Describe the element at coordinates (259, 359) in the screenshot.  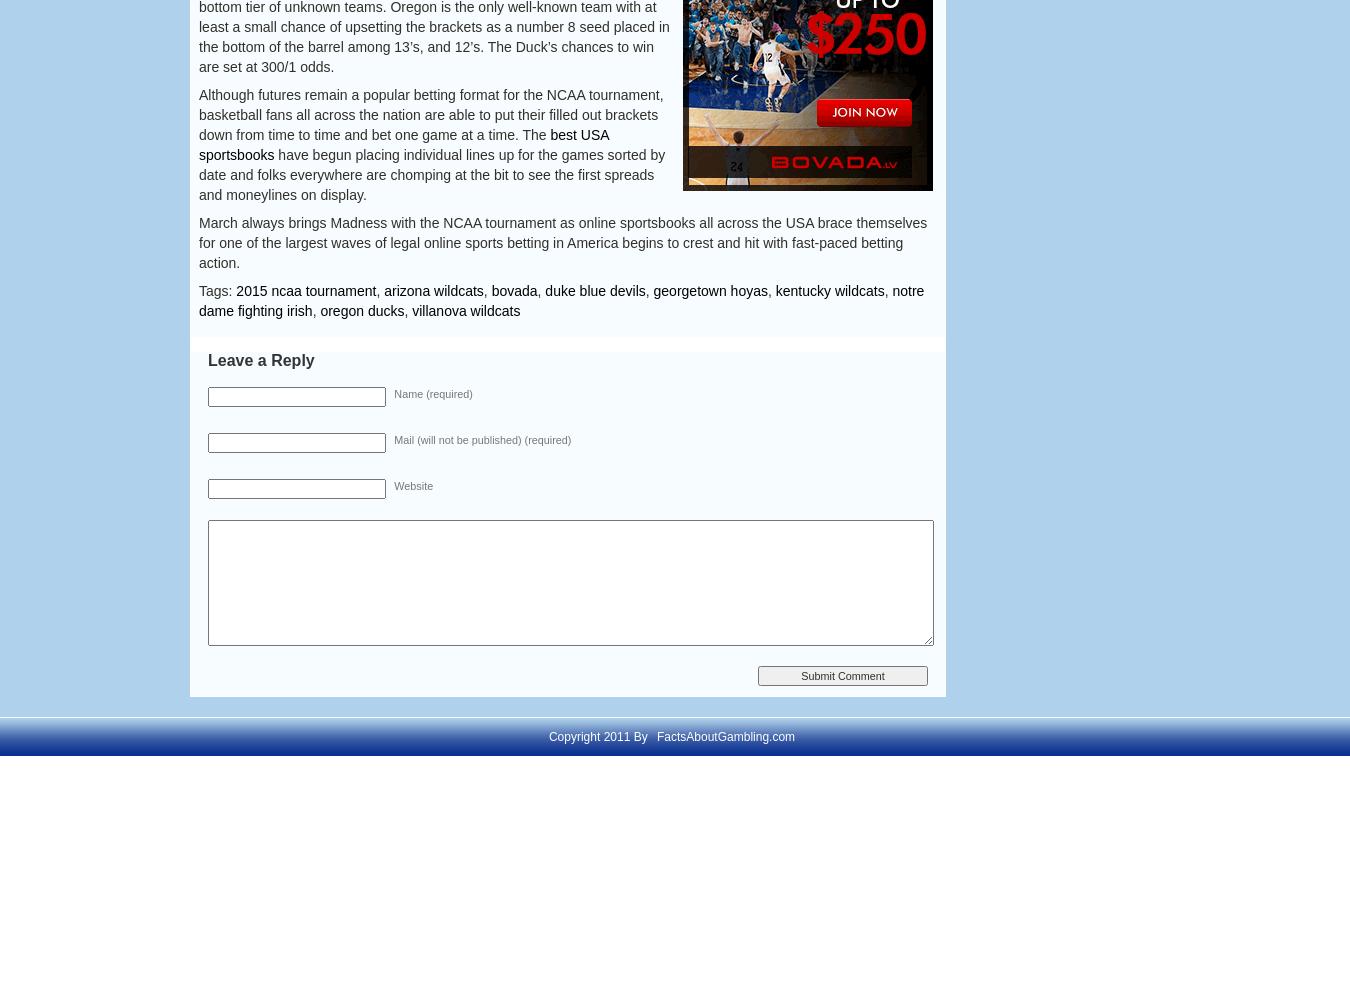
I see `'Leave a Reply'` at that location.